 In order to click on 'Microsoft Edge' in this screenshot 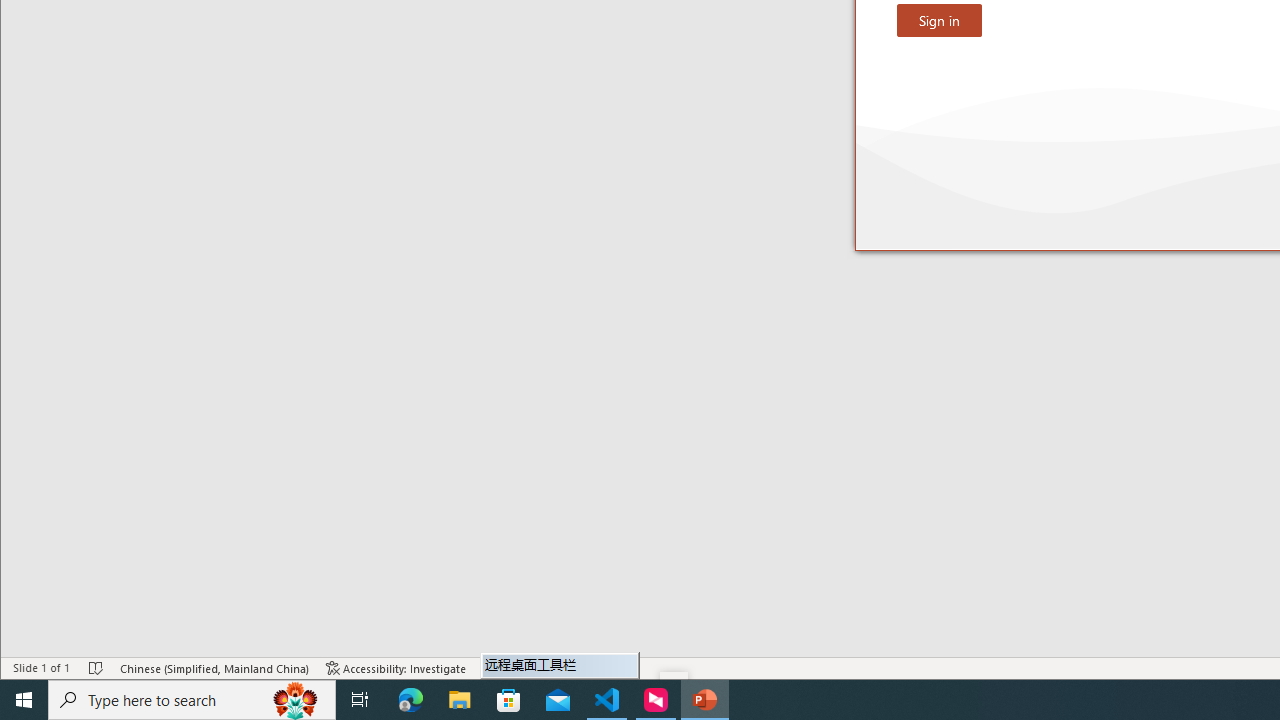, I will do `click(410, 698)`.